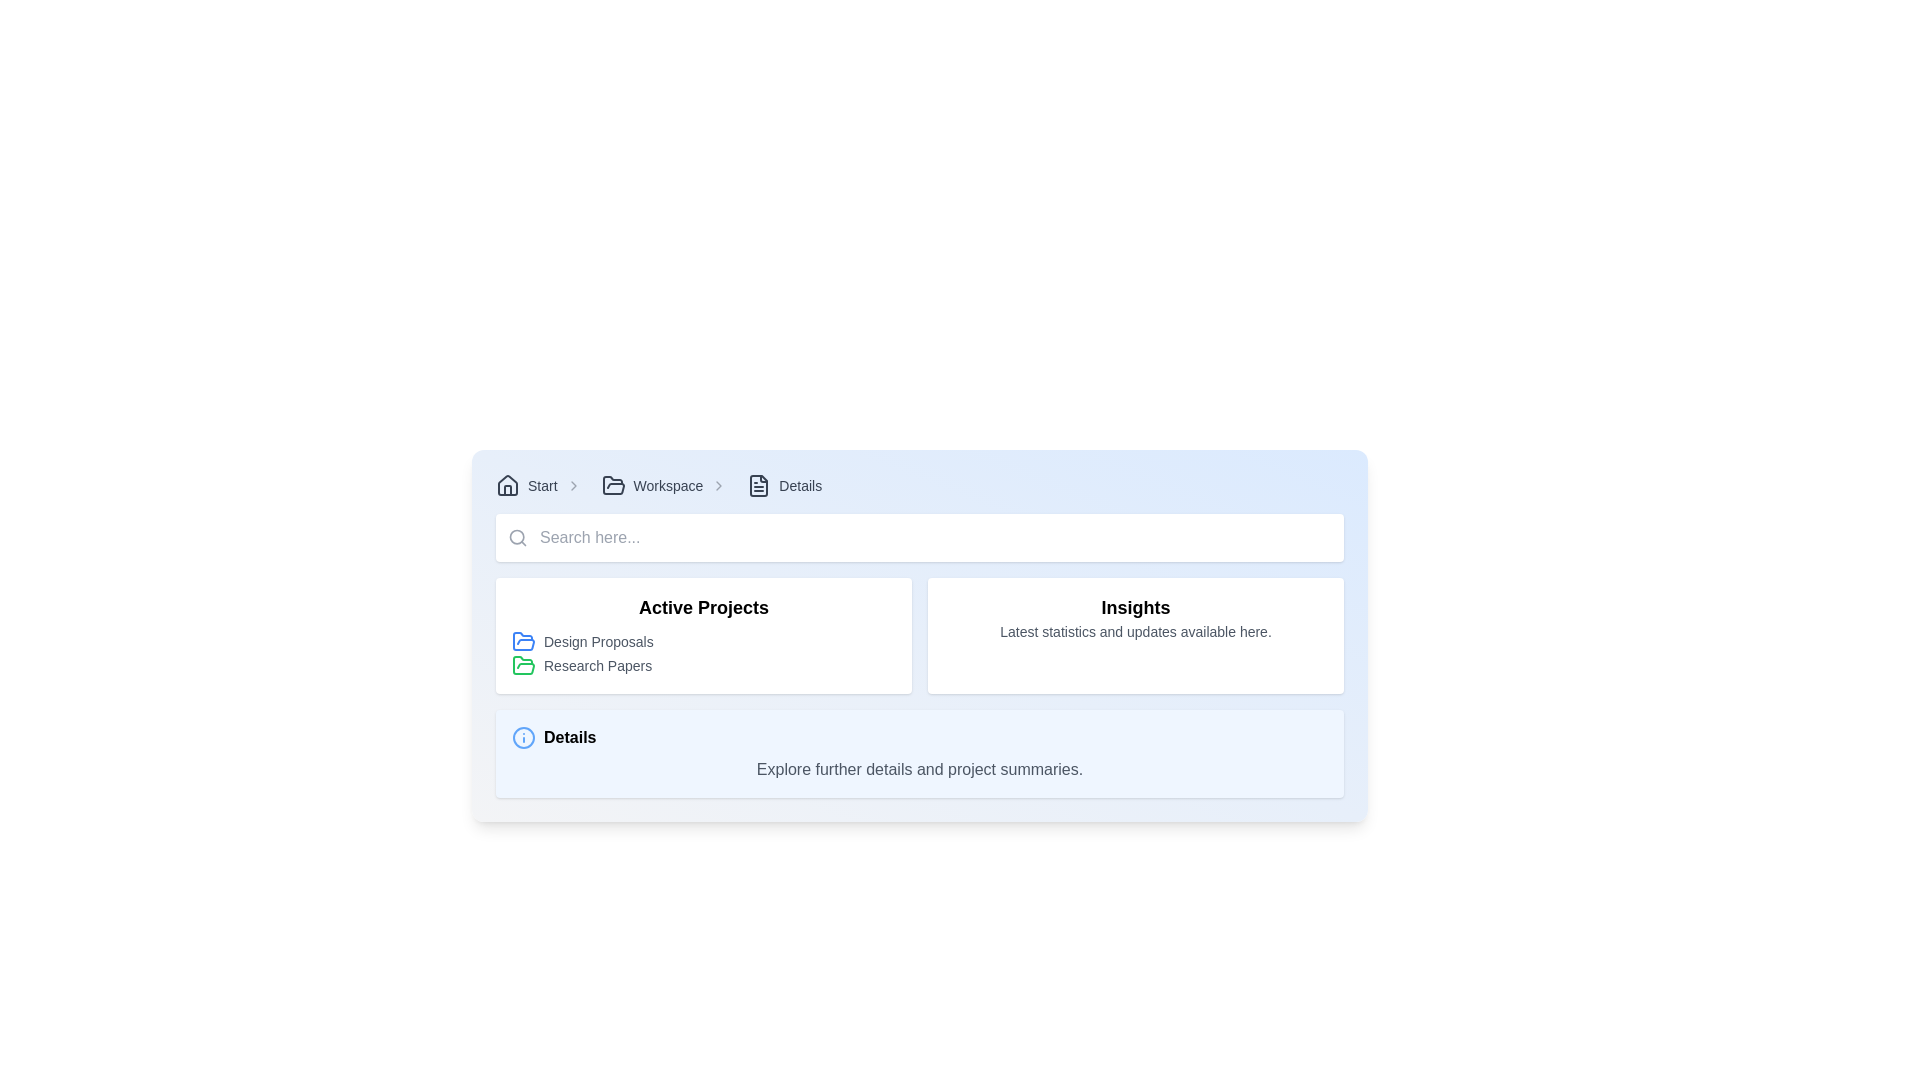  I want to click on the file/document icon in the breadcrumb navigation, located between the 'Workspace' folder icon and the 'Details' label, so click(758, 486).